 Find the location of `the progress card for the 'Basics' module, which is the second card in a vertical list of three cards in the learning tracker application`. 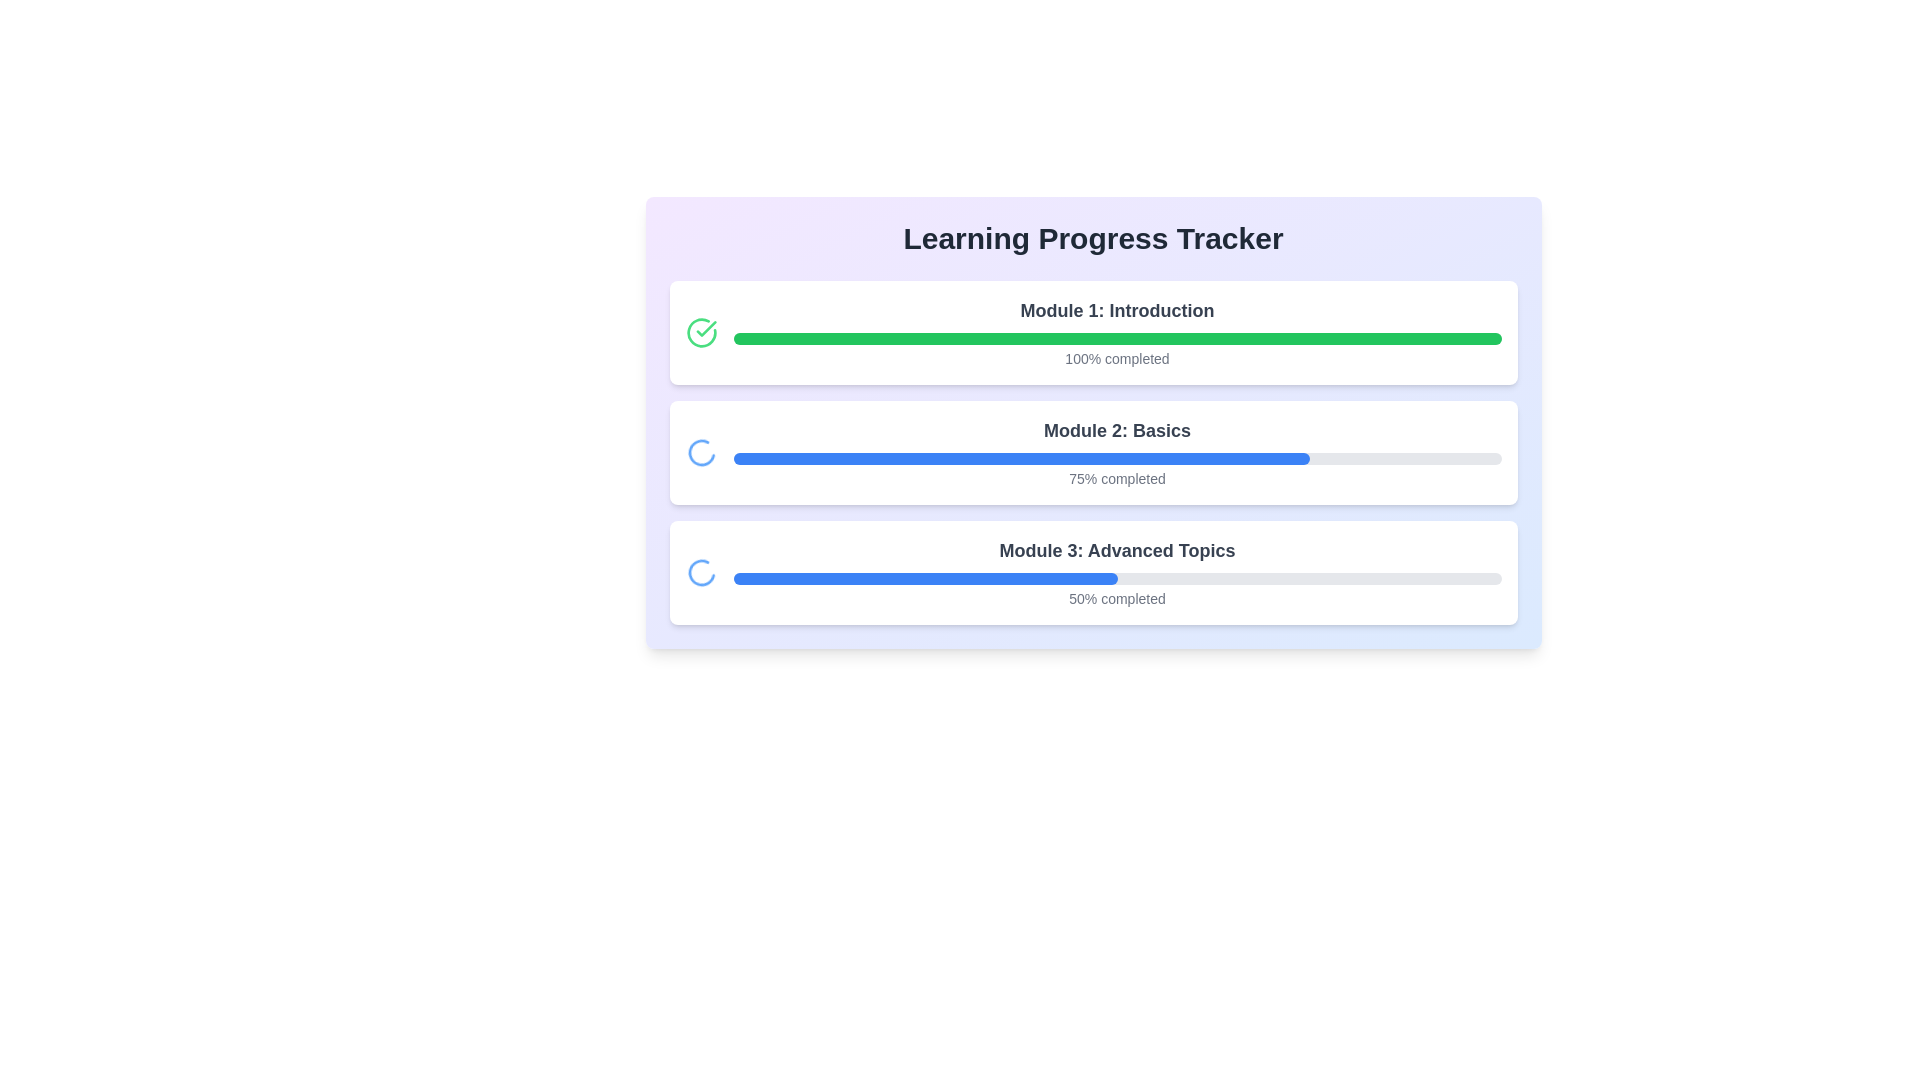

the progress card for the 'Basics' module, which is the second card in a vertical list of three cards in the learning tracker application is located at coordinates (1092, 422).